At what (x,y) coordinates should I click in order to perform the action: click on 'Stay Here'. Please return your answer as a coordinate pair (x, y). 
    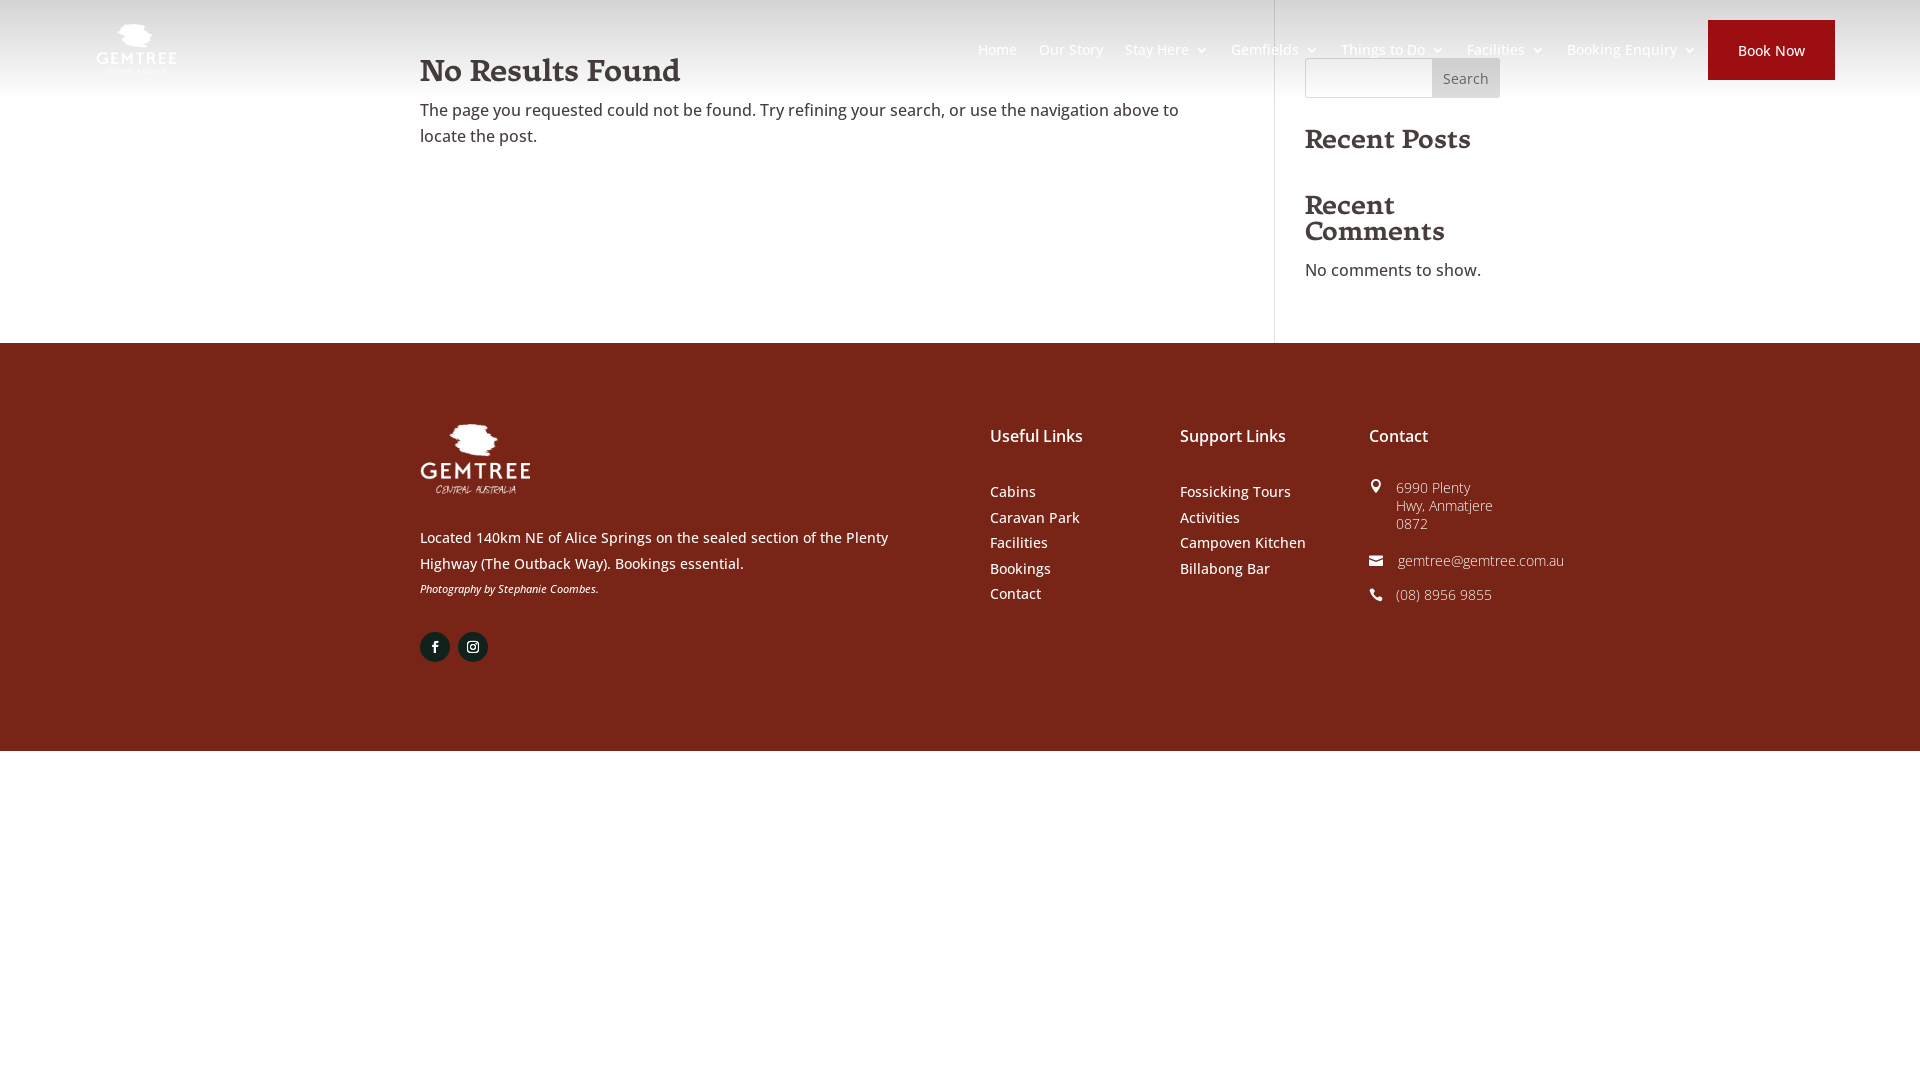
    Looking at the image, I should click on (1166, 49).